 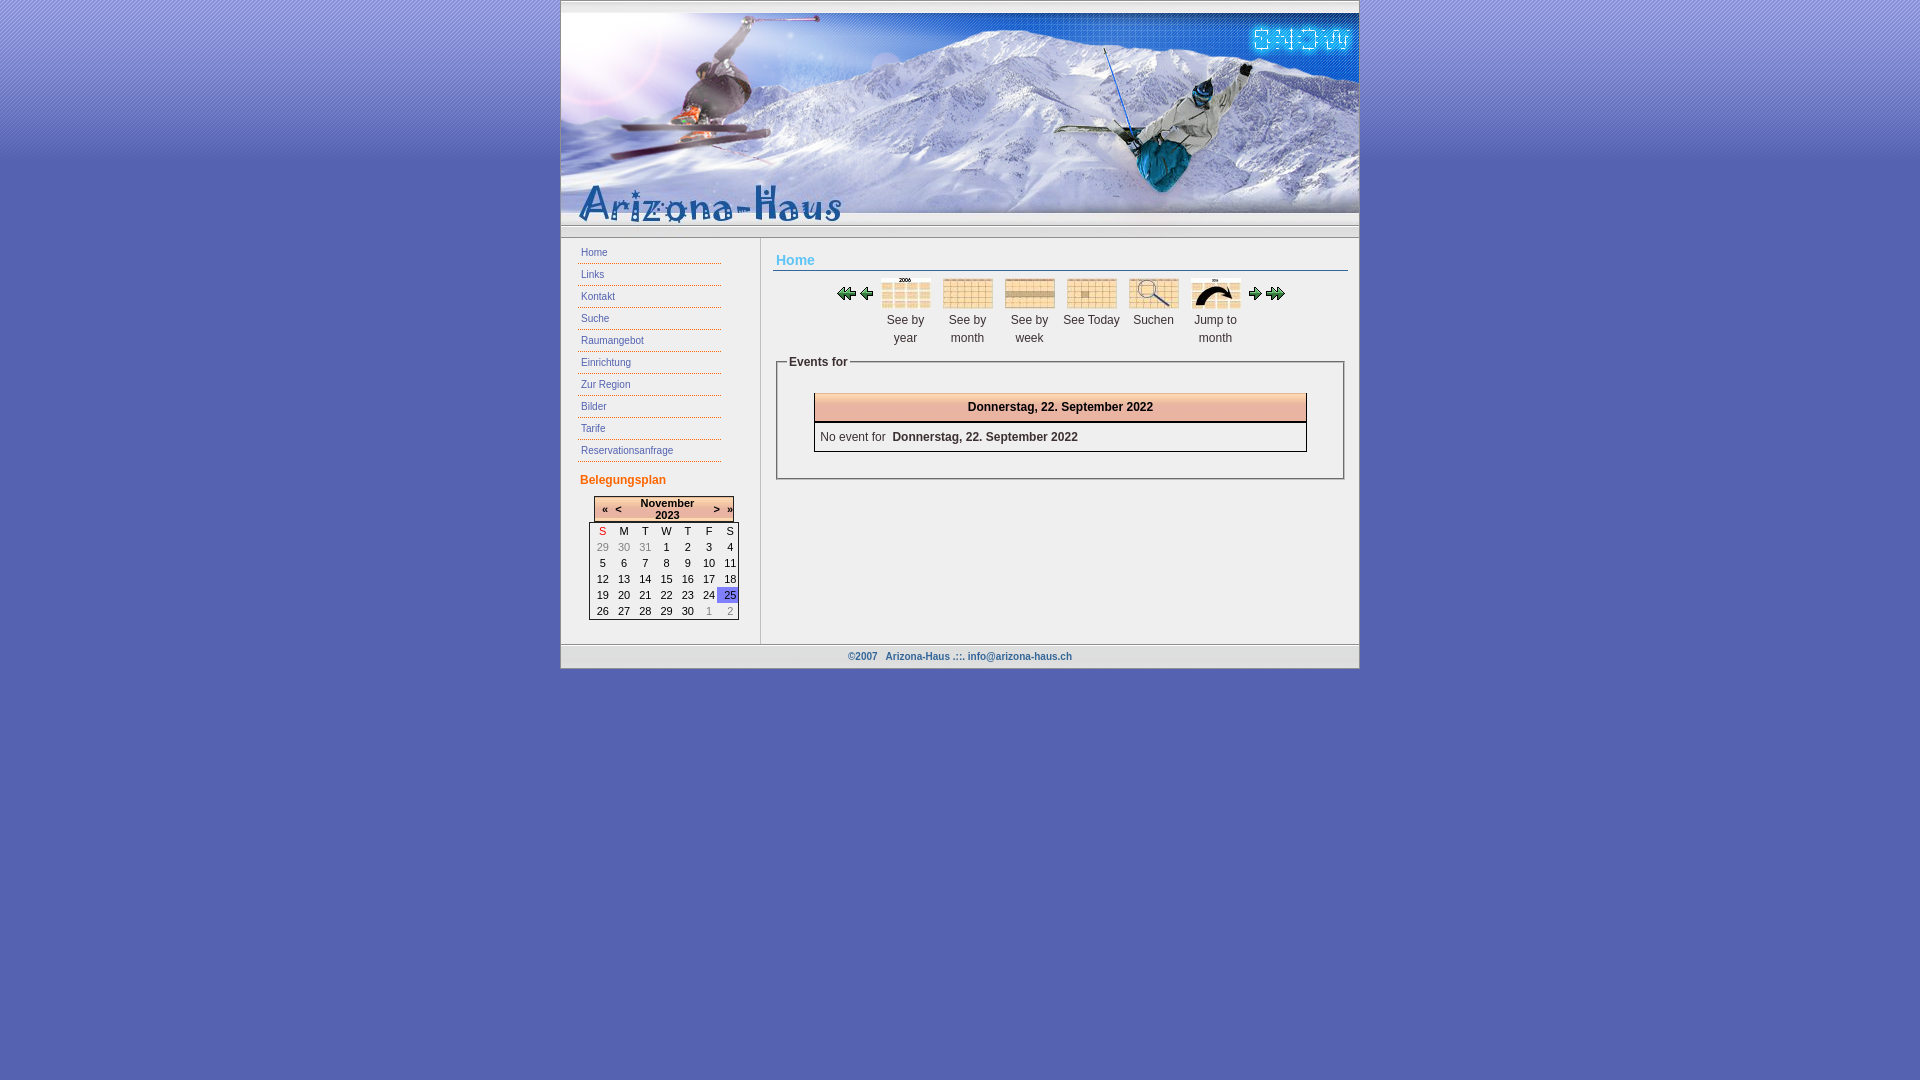 What do you see at coordinates (845, 296) in the screenshot?
I see `'Previous month'` at bounding box center [845, 296].